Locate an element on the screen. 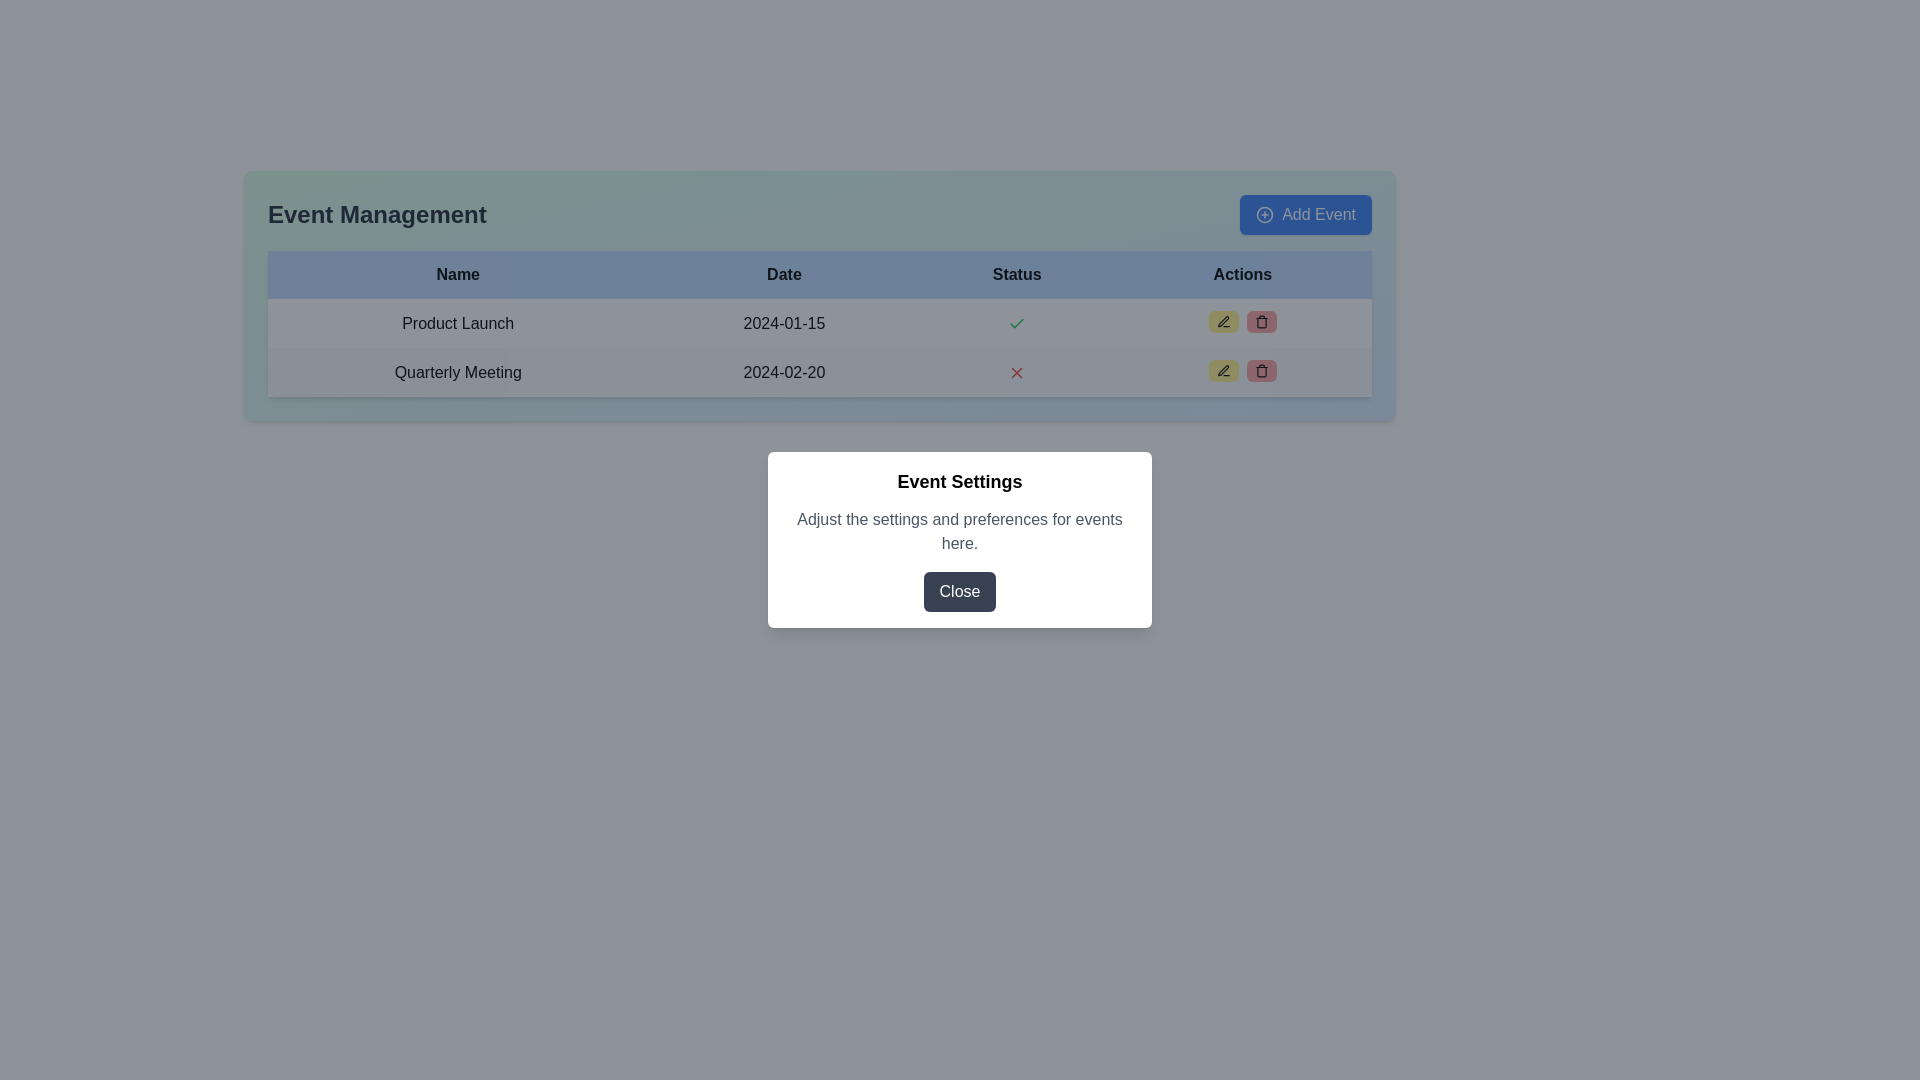 The height and width of the screenshot is (1080, 1920). the green checkmark icon in the 'Status' column of the Event Management table for the 'Product Launch' row, which symbolizes a successful status is located at coordinates (1017, 322).